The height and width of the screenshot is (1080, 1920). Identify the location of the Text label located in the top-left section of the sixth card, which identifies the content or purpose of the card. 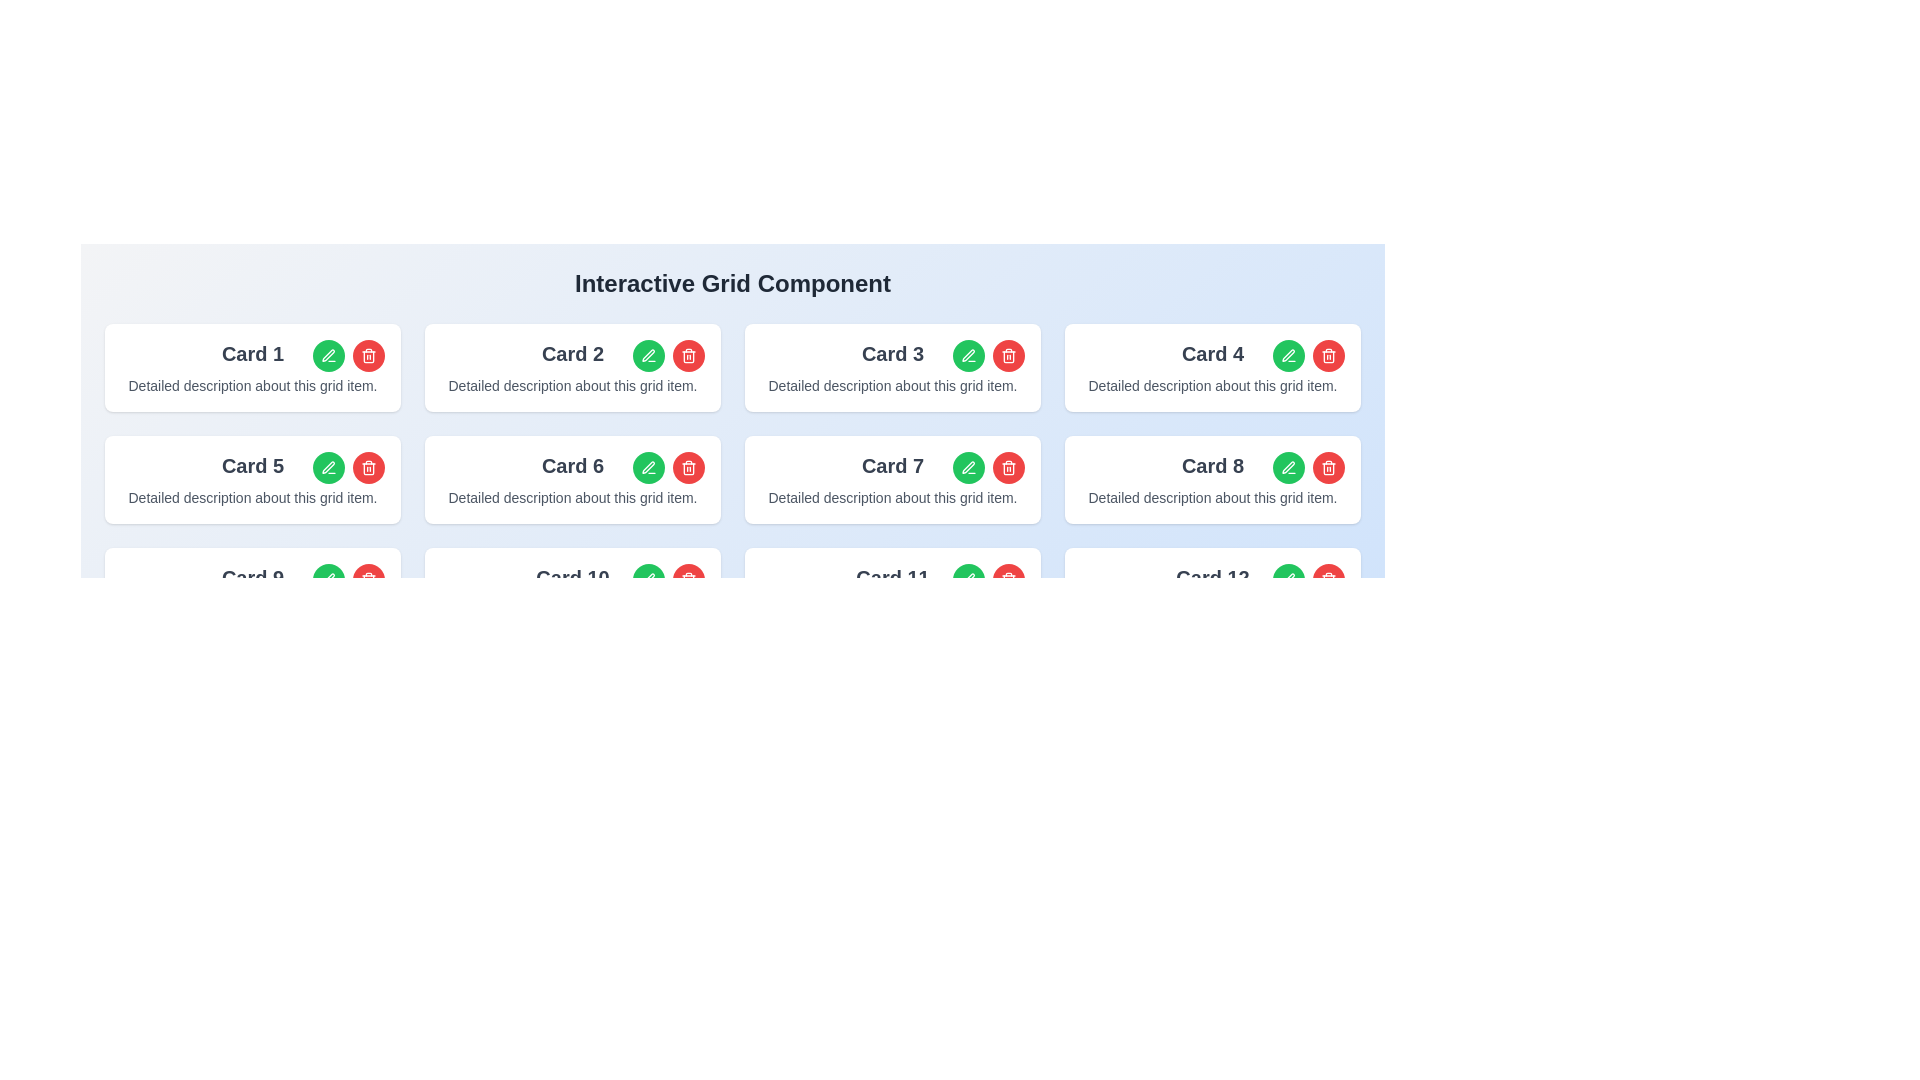
(571, 466).